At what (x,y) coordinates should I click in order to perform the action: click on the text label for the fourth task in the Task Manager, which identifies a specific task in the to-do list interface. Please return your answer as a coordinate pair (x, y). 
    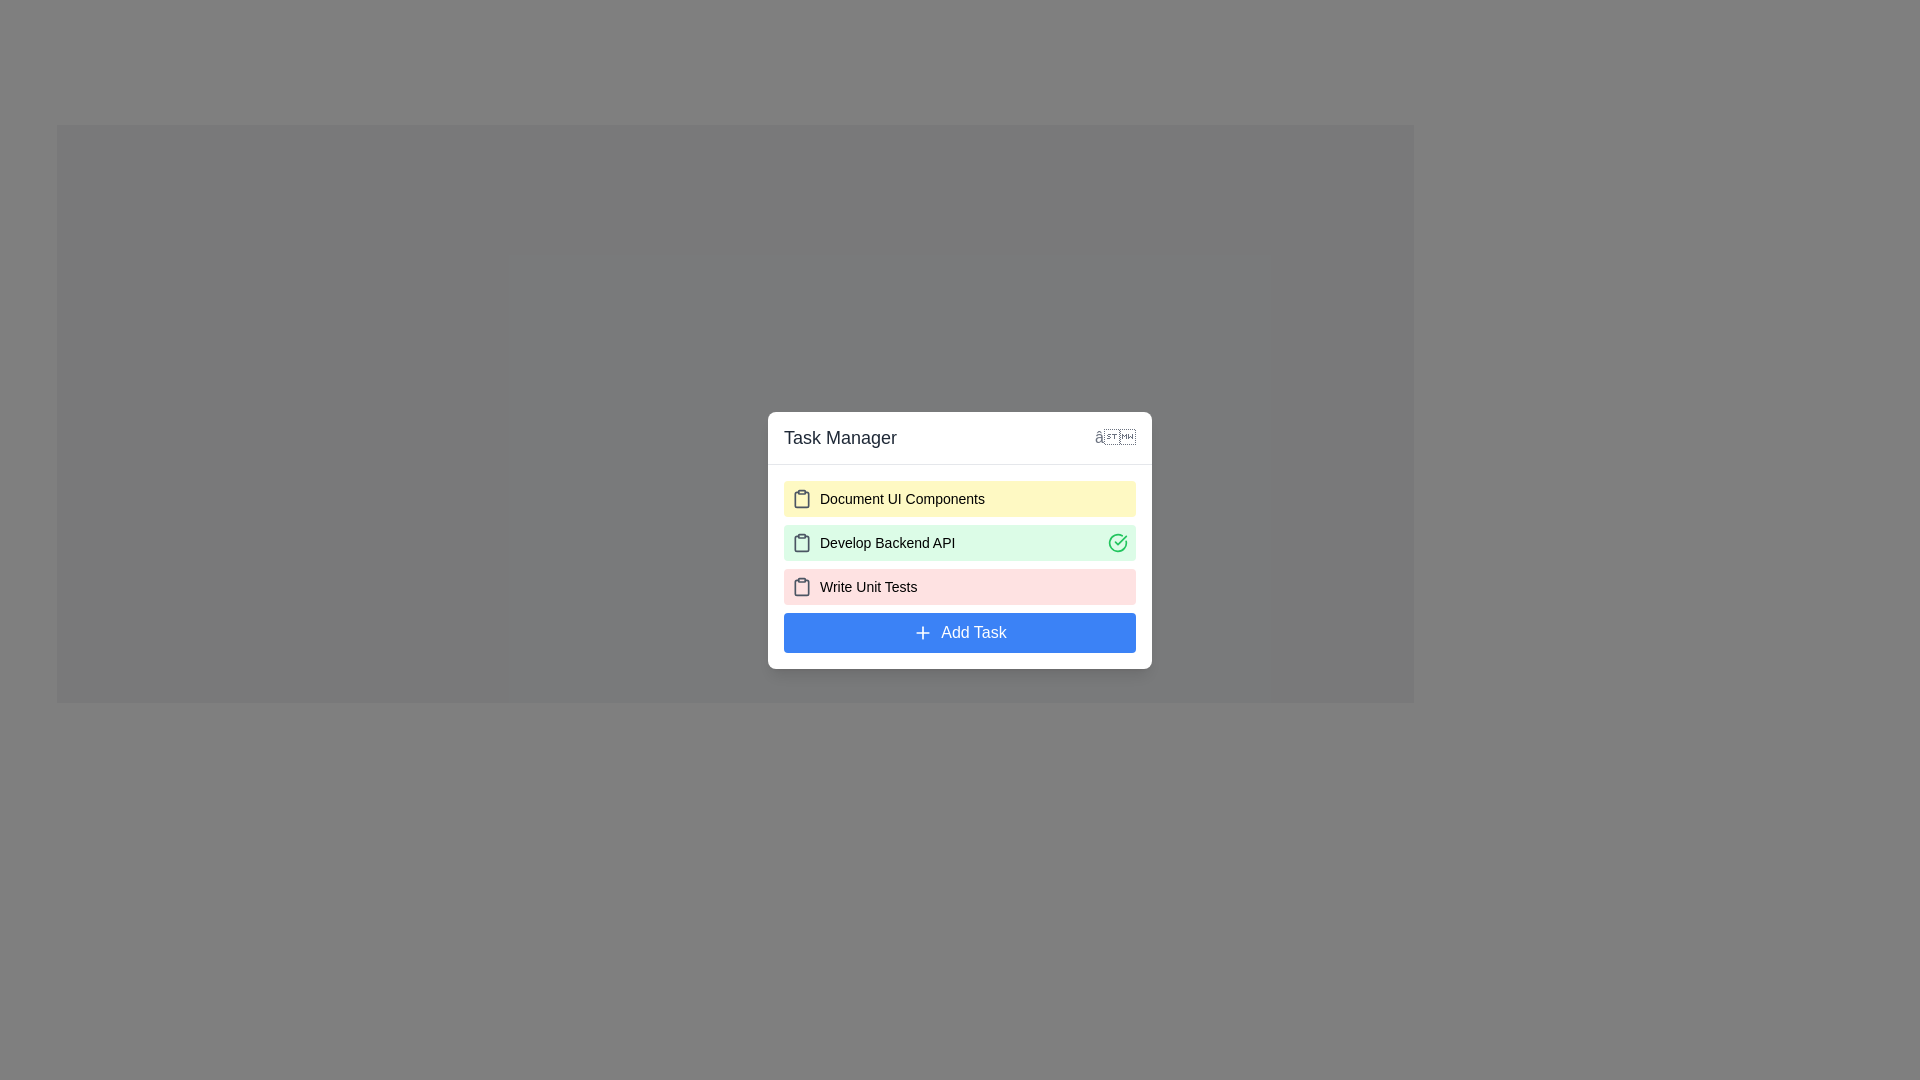
    Looking at the image, I should click on (886, 542).